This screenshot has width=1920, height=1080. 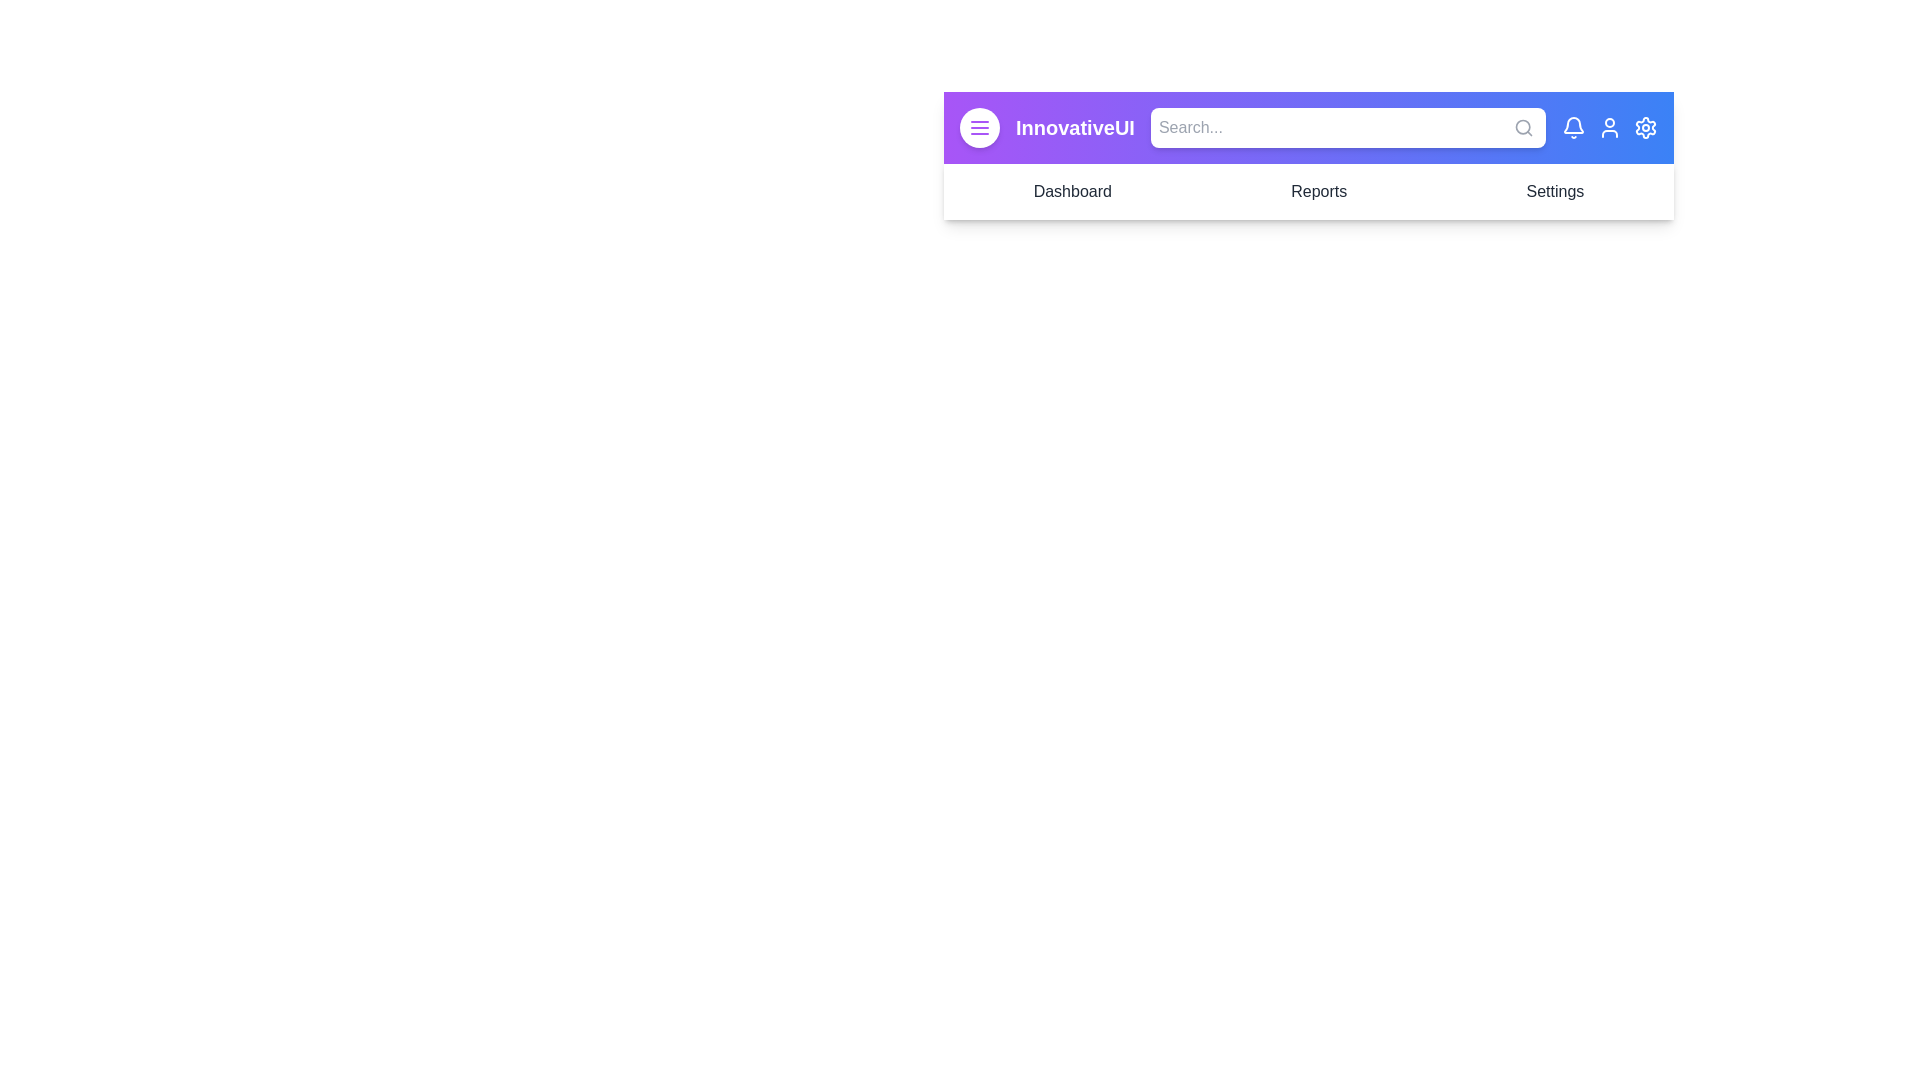 What do you see at coordinates (1573, 127) in the screenshot?
I see `bell icon to view notifications` at bounding box center [1573, 127].